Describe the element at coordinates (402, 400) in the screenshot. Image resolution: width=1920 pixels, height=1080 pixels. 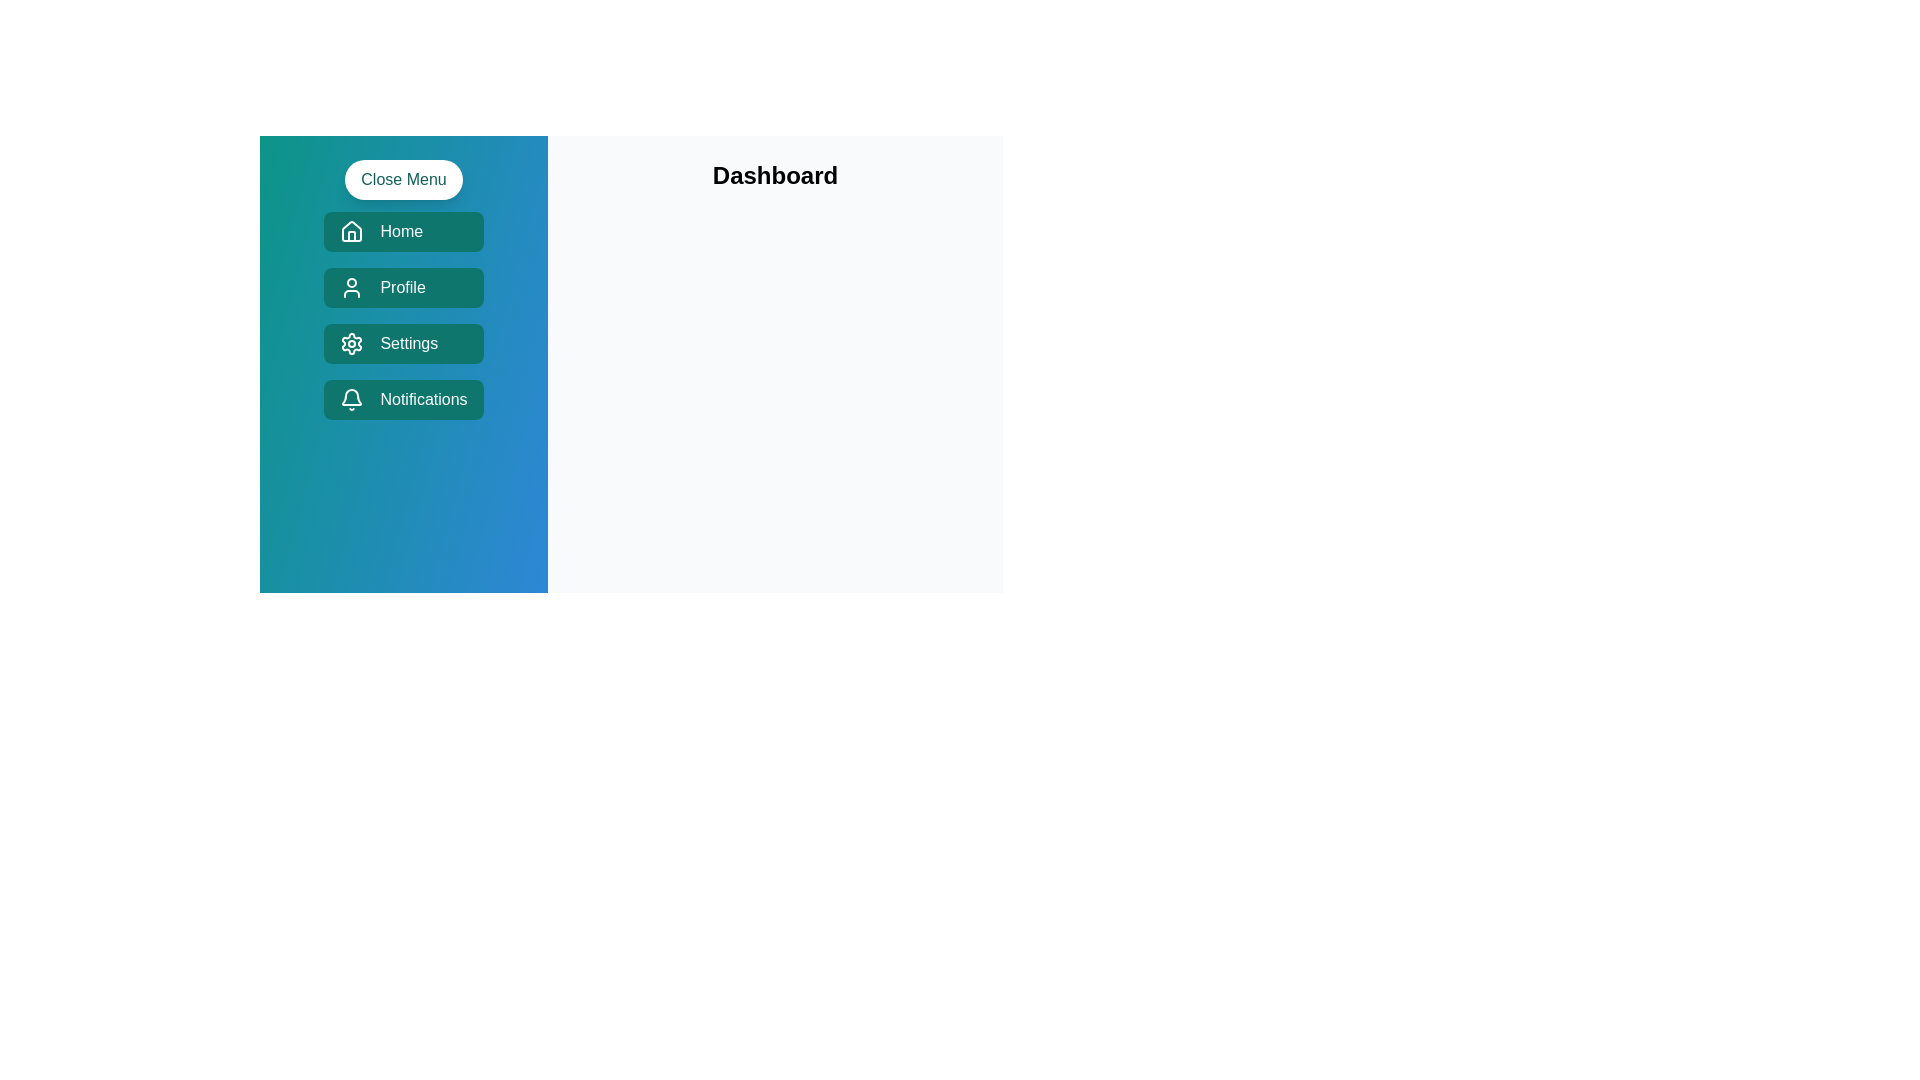
I see `the 'Notifications' button` at that location.